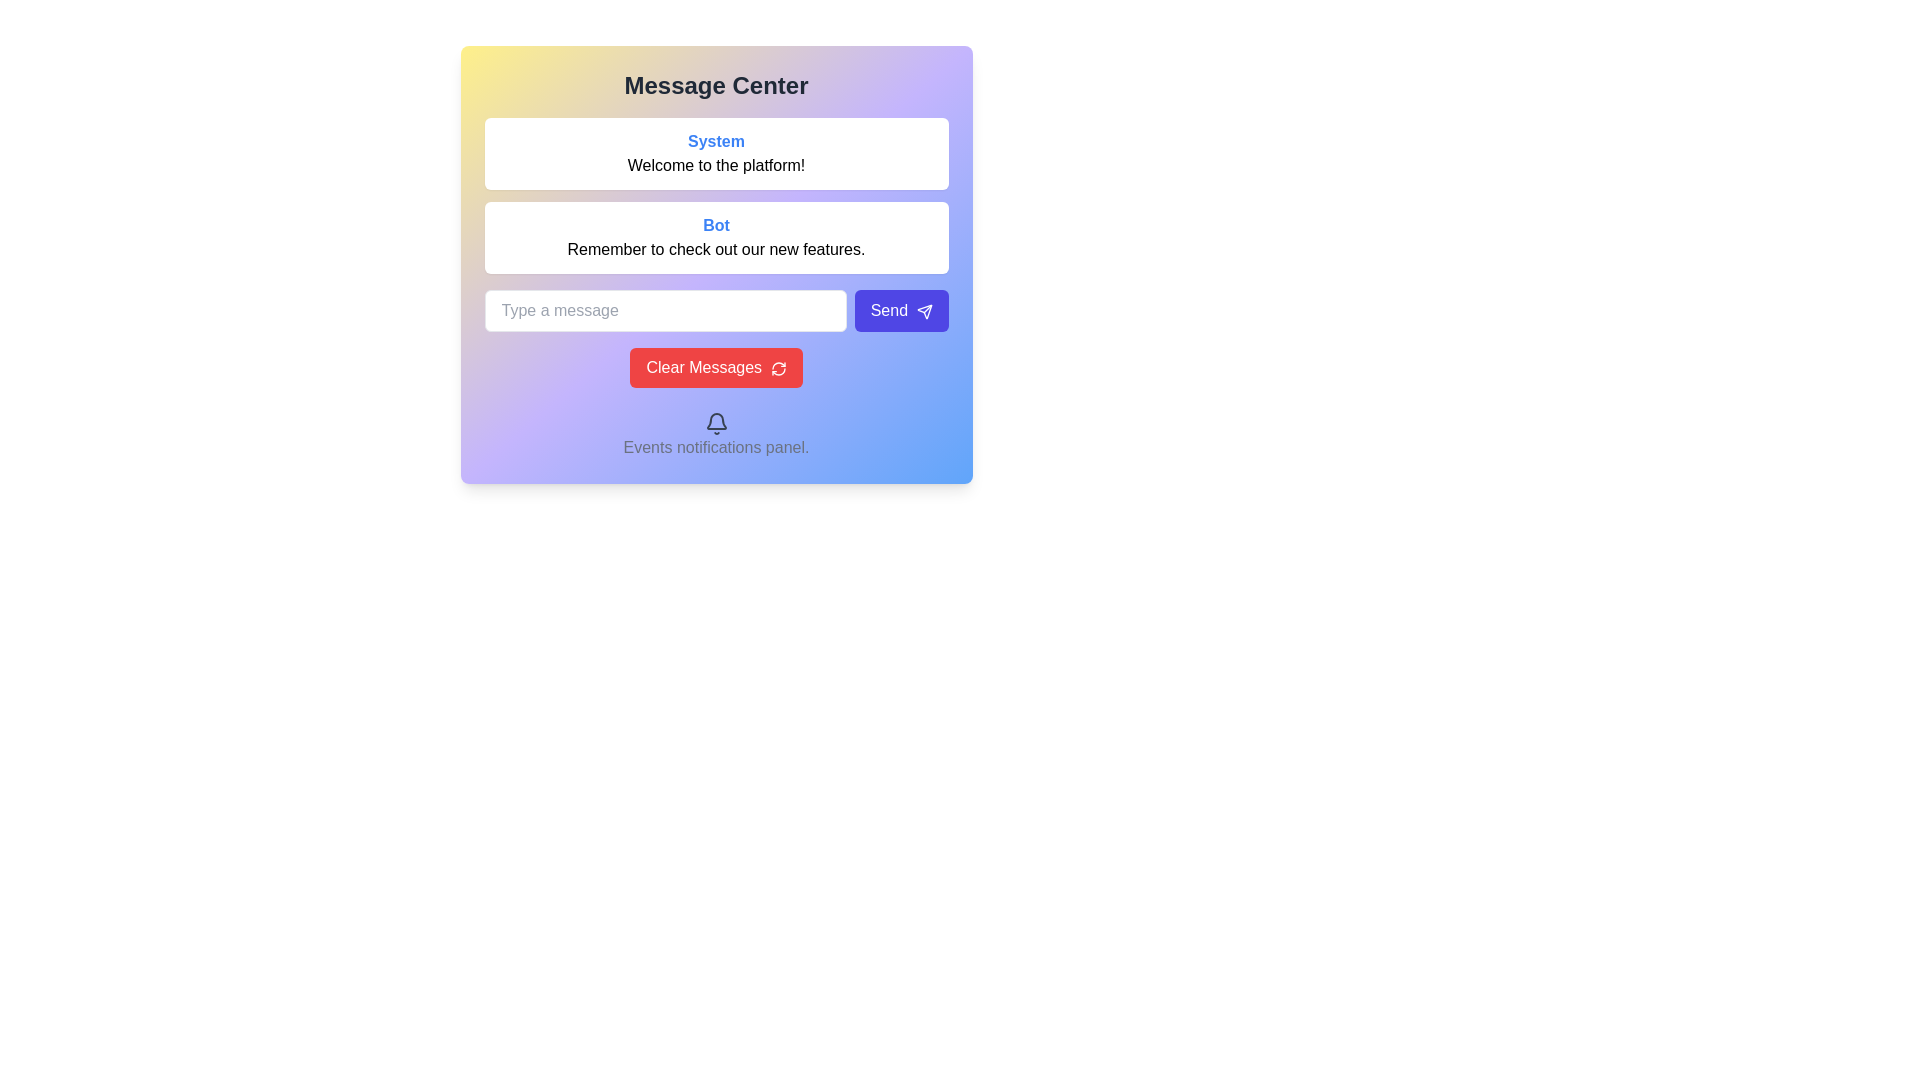 The width and height of the screenshot is (1920, 1080). What do you see at coordinates (716, 423) in the screenshot?
I see `the notifications icon located at the bottom of the card in the 'Events notifications panel' section` at bounding box center [716, 423].